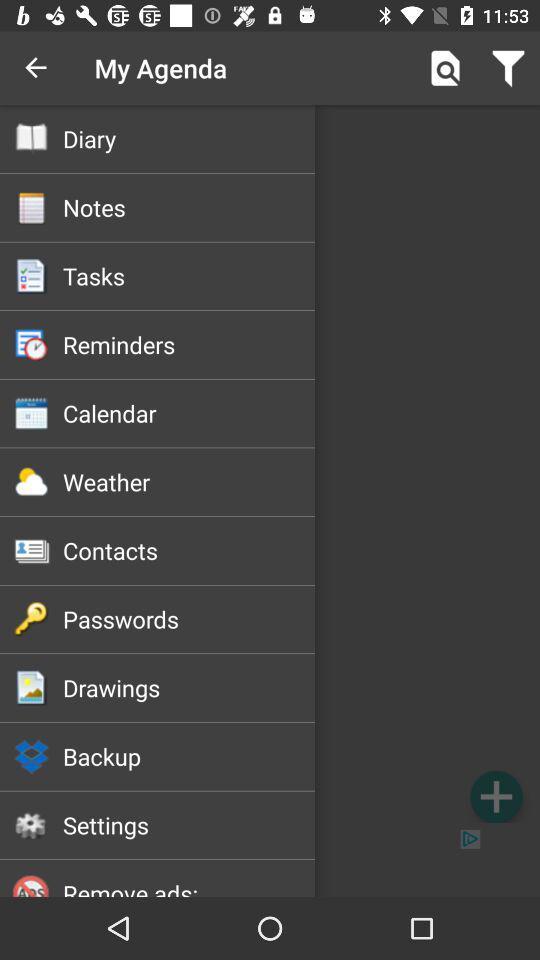  What do you see at coordinates (189, 886) in the screenshot?
I see `the remove ads: icon` at bounding box center [189, 886].